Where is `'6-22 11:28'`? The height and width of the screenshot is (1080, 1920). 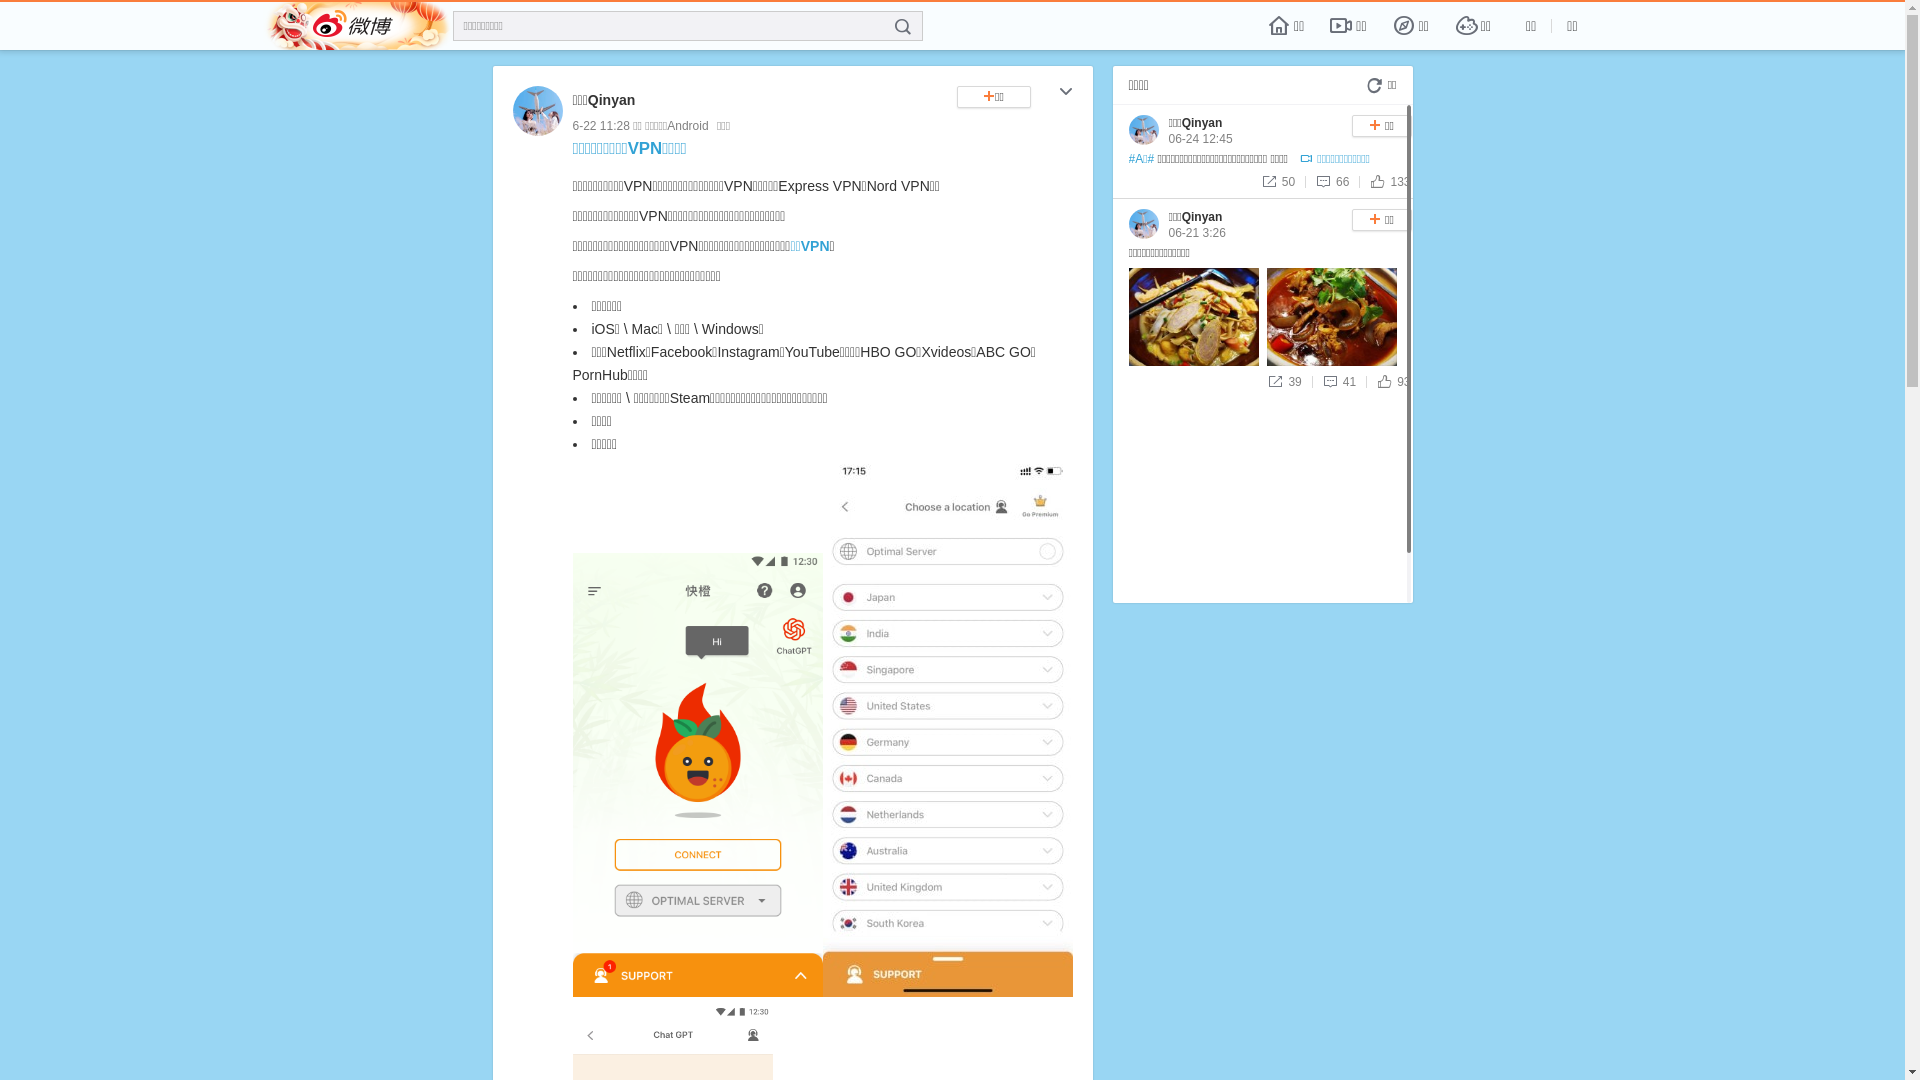
'6-22 11:28' is located at coordinates (599, 126).